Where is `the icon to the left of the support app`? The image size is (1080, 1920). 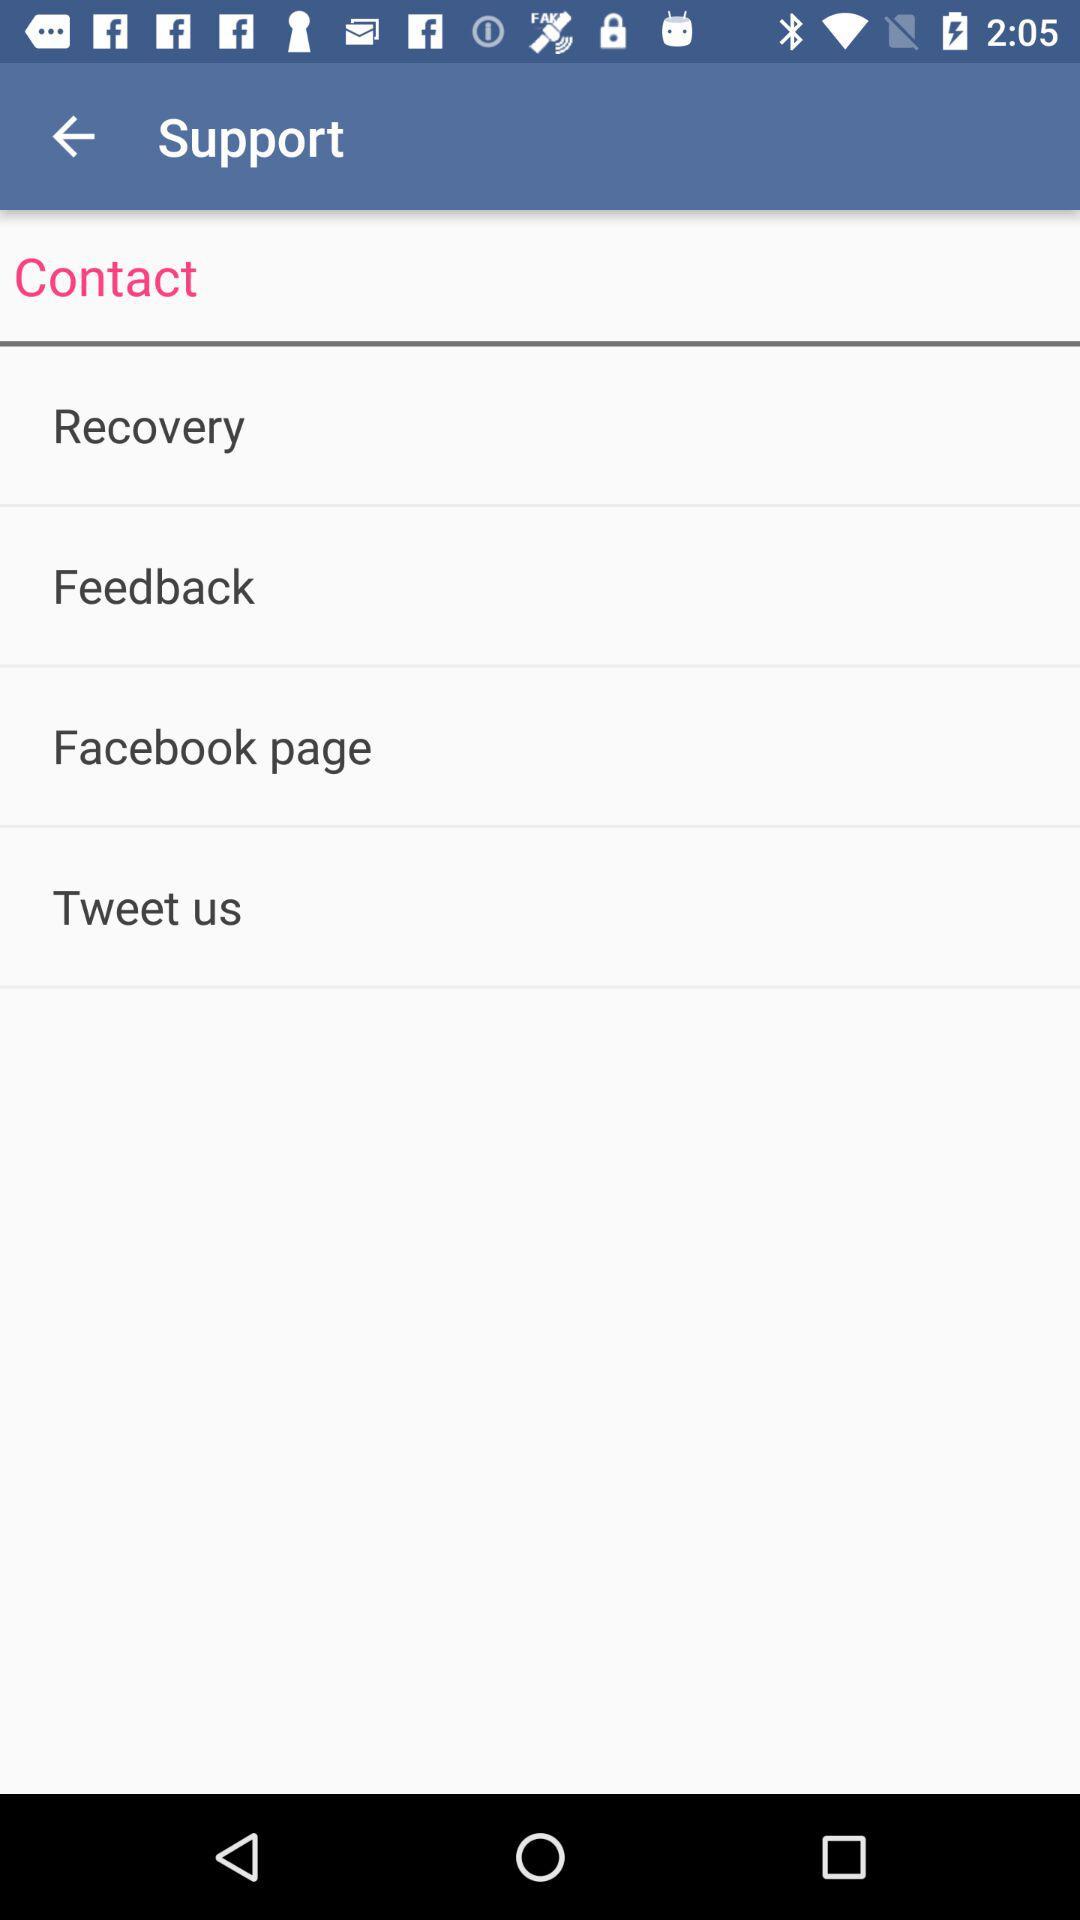
the icon to the left of the support app is located at coordinates (72, 135).